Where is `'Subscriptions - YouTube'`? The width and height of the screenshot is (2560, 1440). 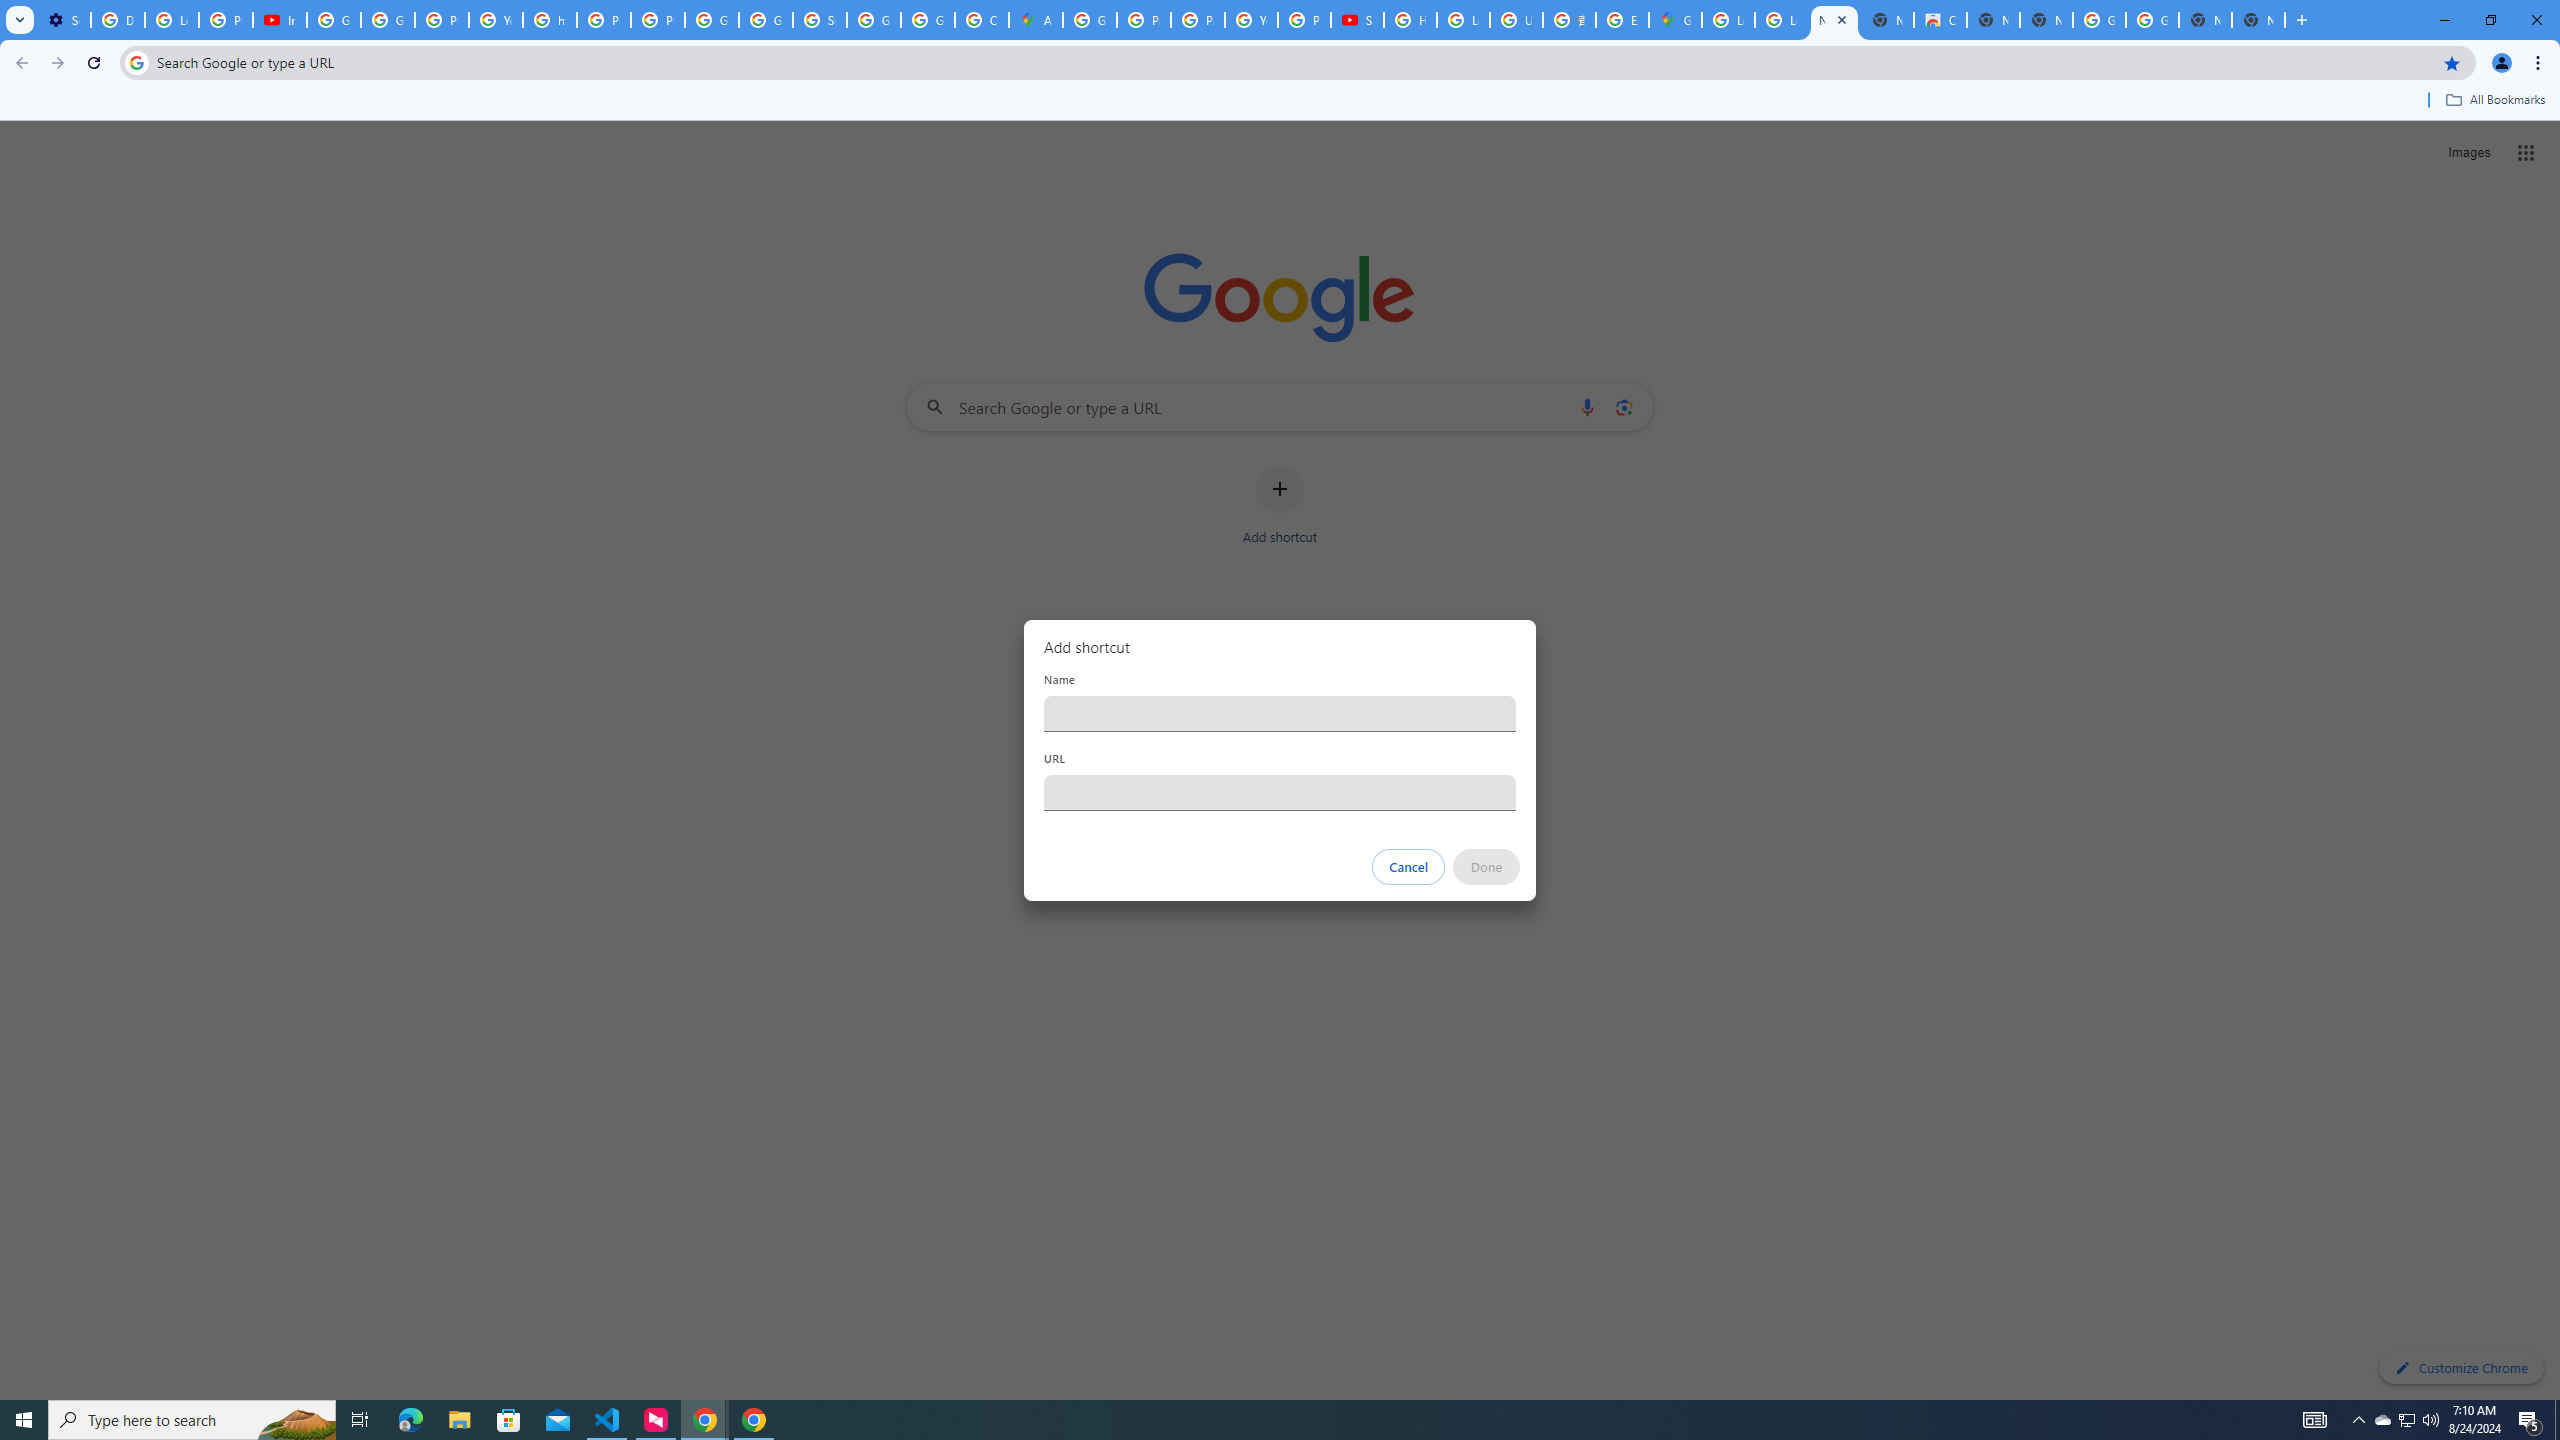
'Subscriptions - YouTube' is located at coordinates (1356, 19).